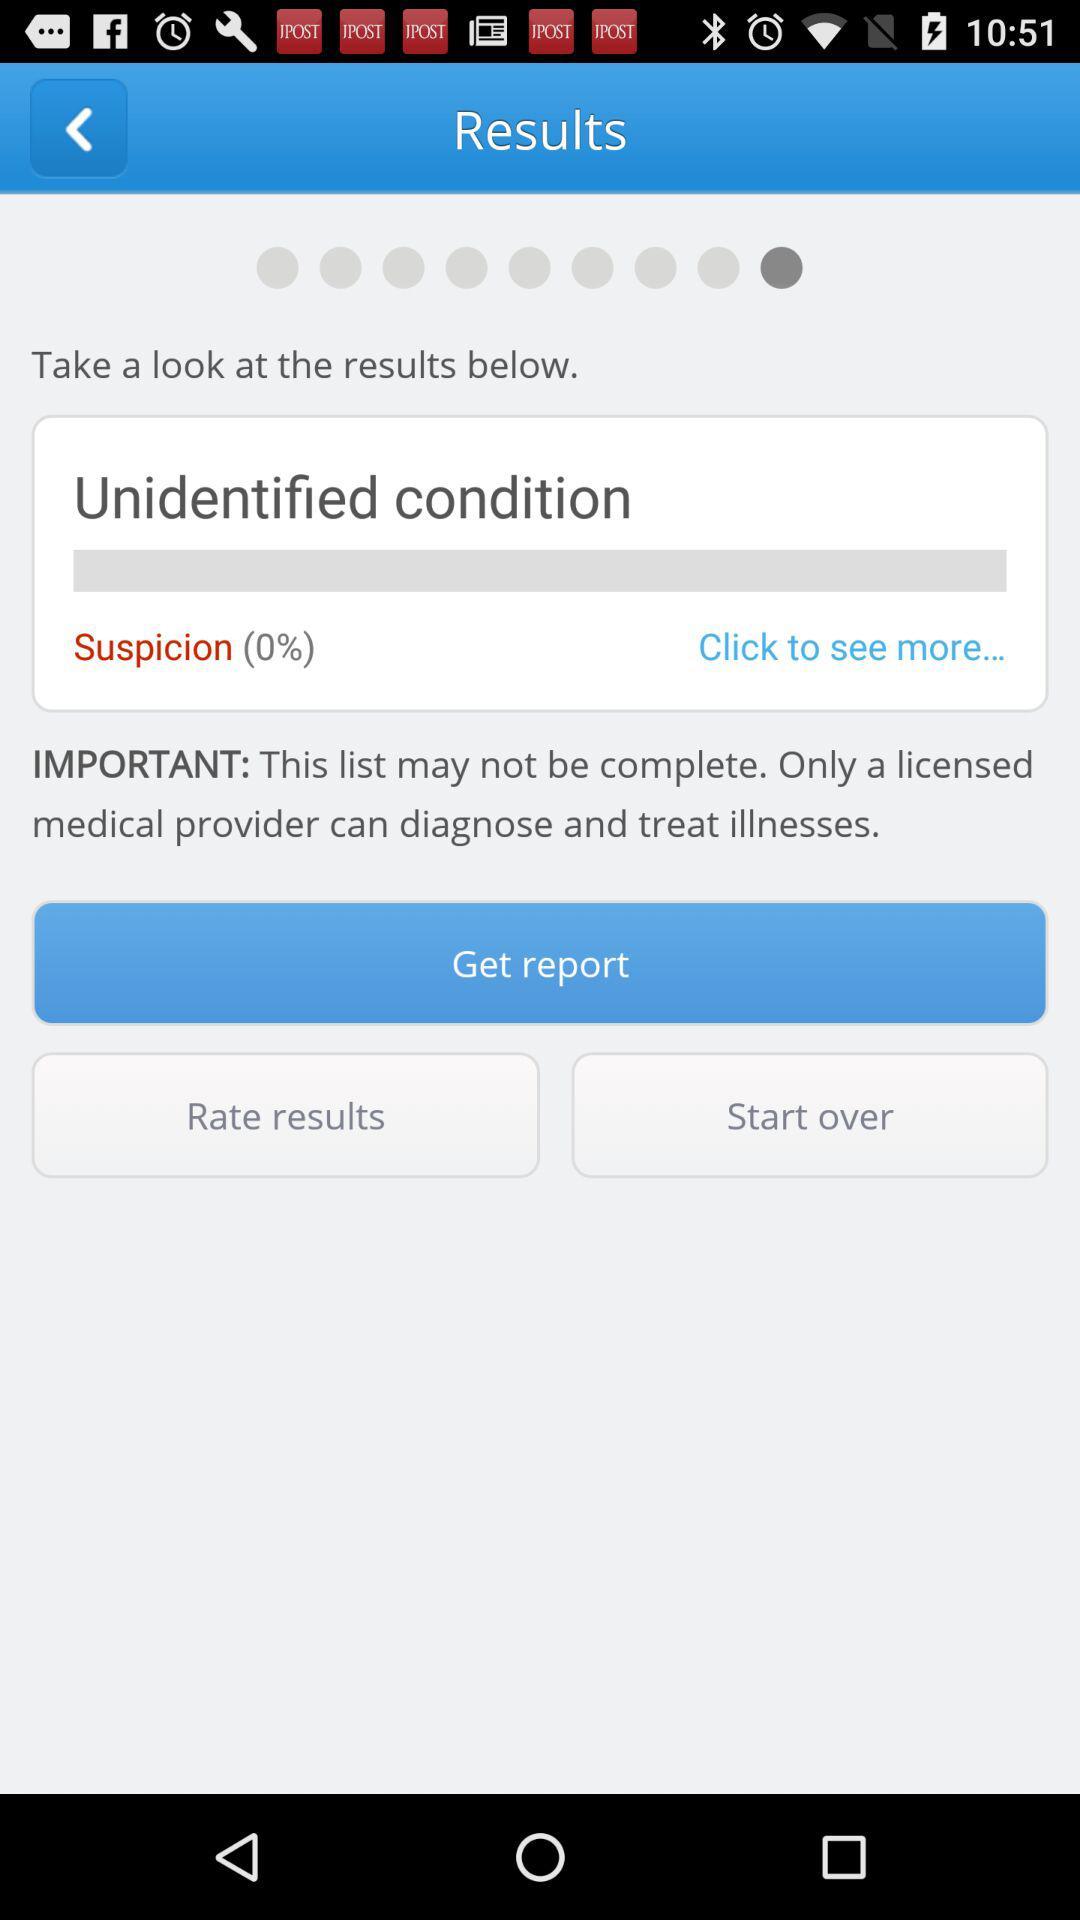  I want to click on icon next to the start over icon, so click(285, 1114).